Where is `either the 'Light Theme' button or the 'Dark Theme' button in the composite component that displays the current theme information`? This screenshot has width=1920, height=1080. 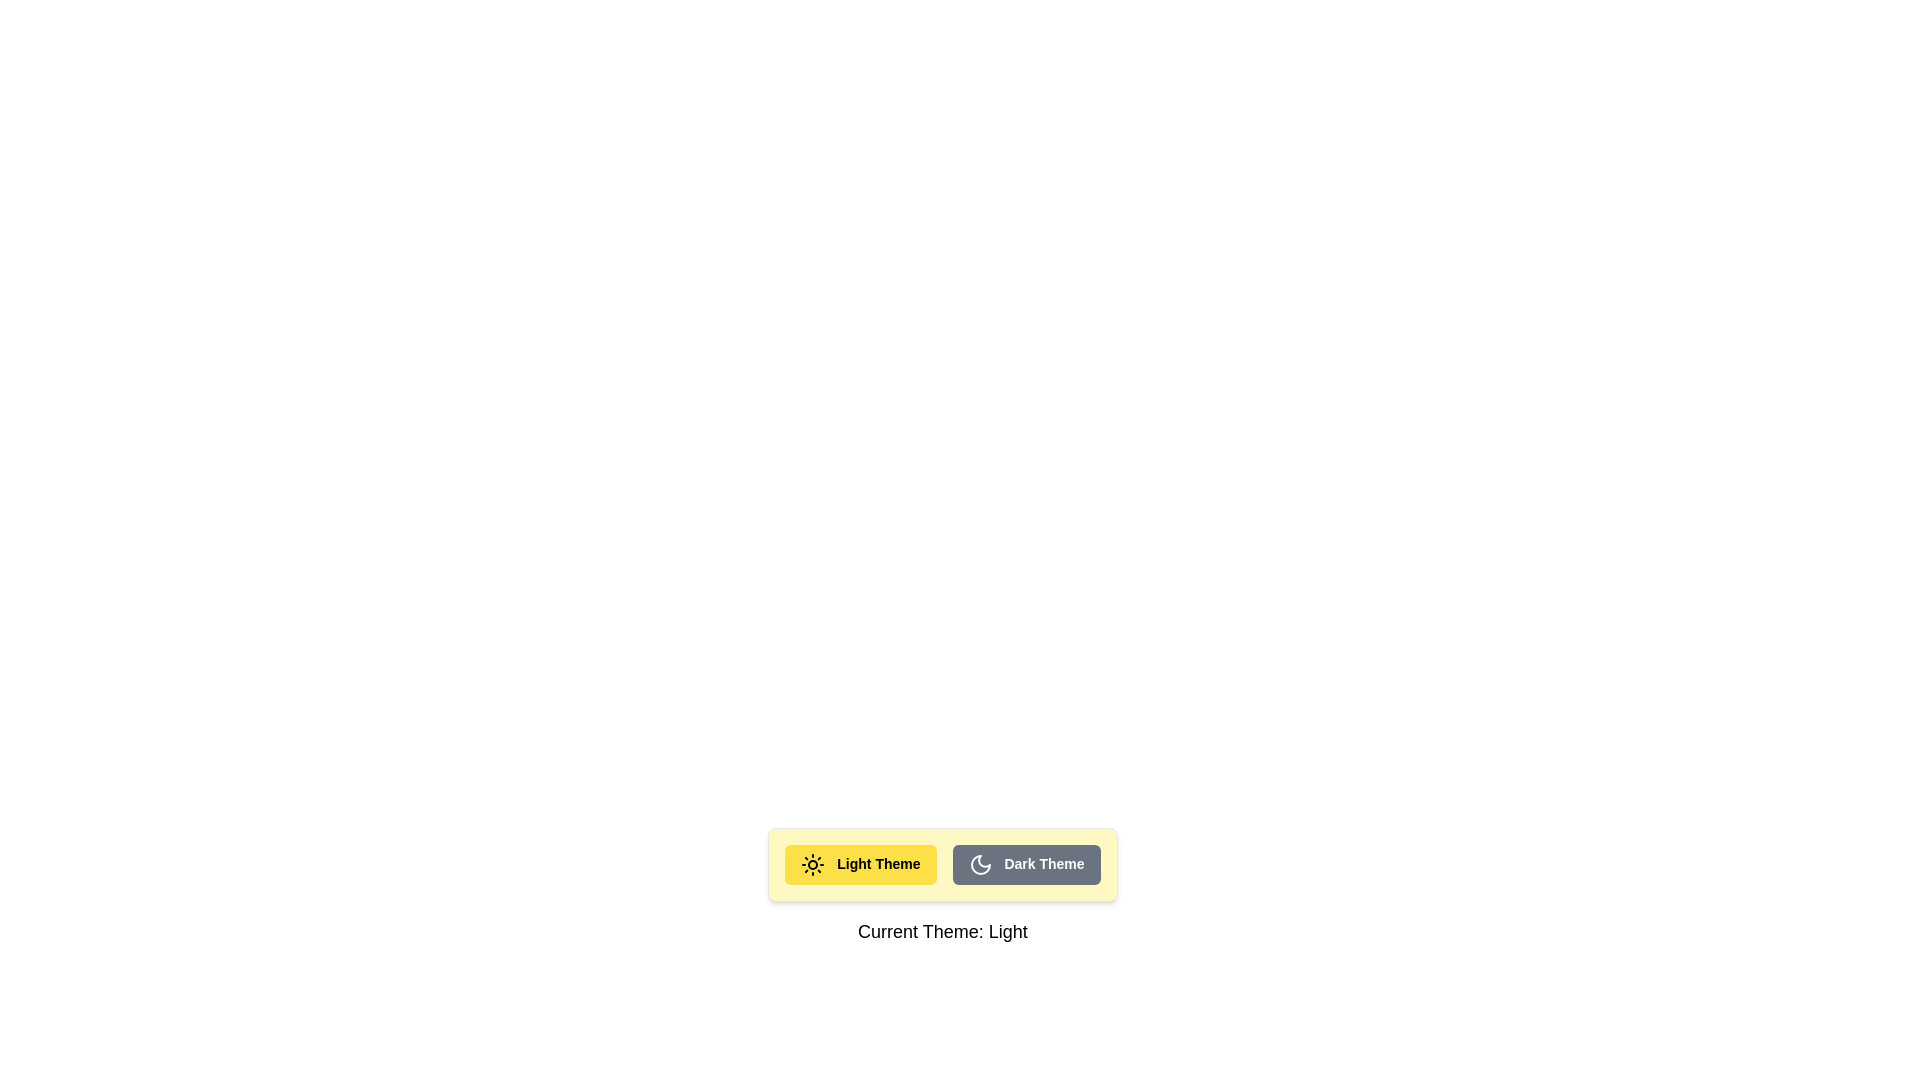 either the 'Light Theme' button or the 'Dark Theme' button in the composite component that displays the current theme information is located at coordinates (941, 886).